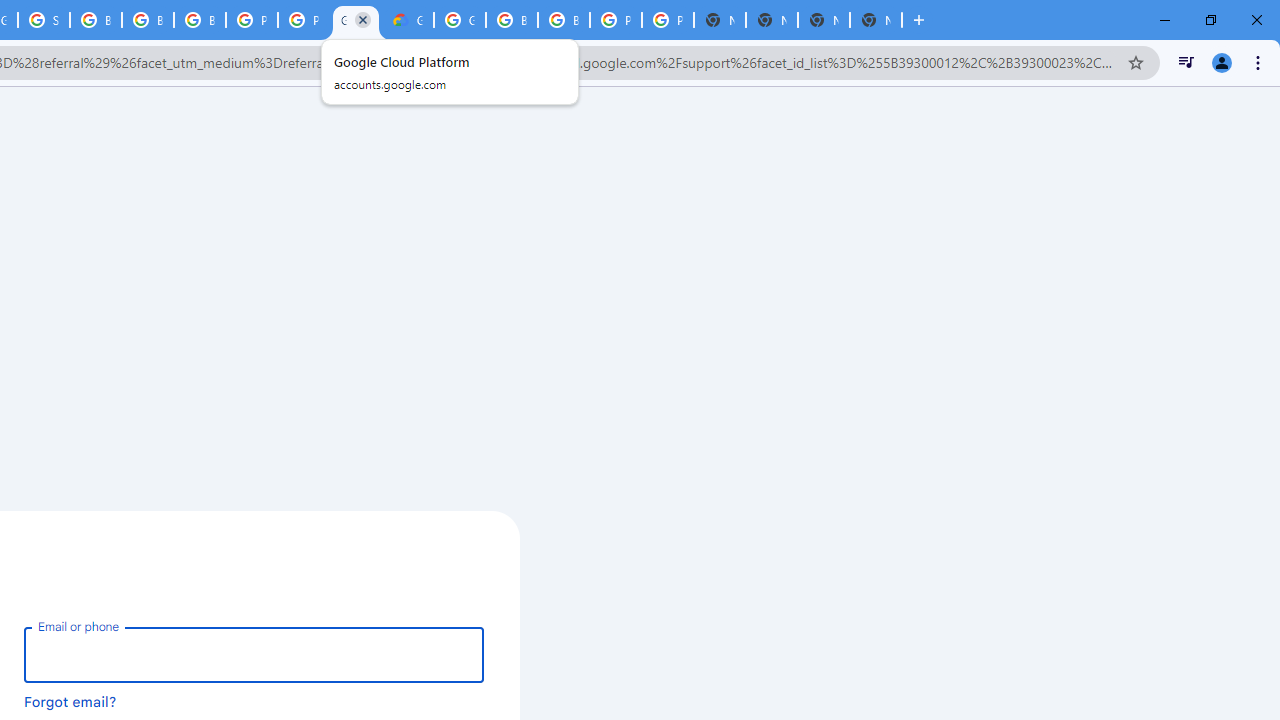 The image size is (1280, 720). Describe the element at coordinates (70, 700) in the screenshot. I see `'Forgot email?'` at that location.